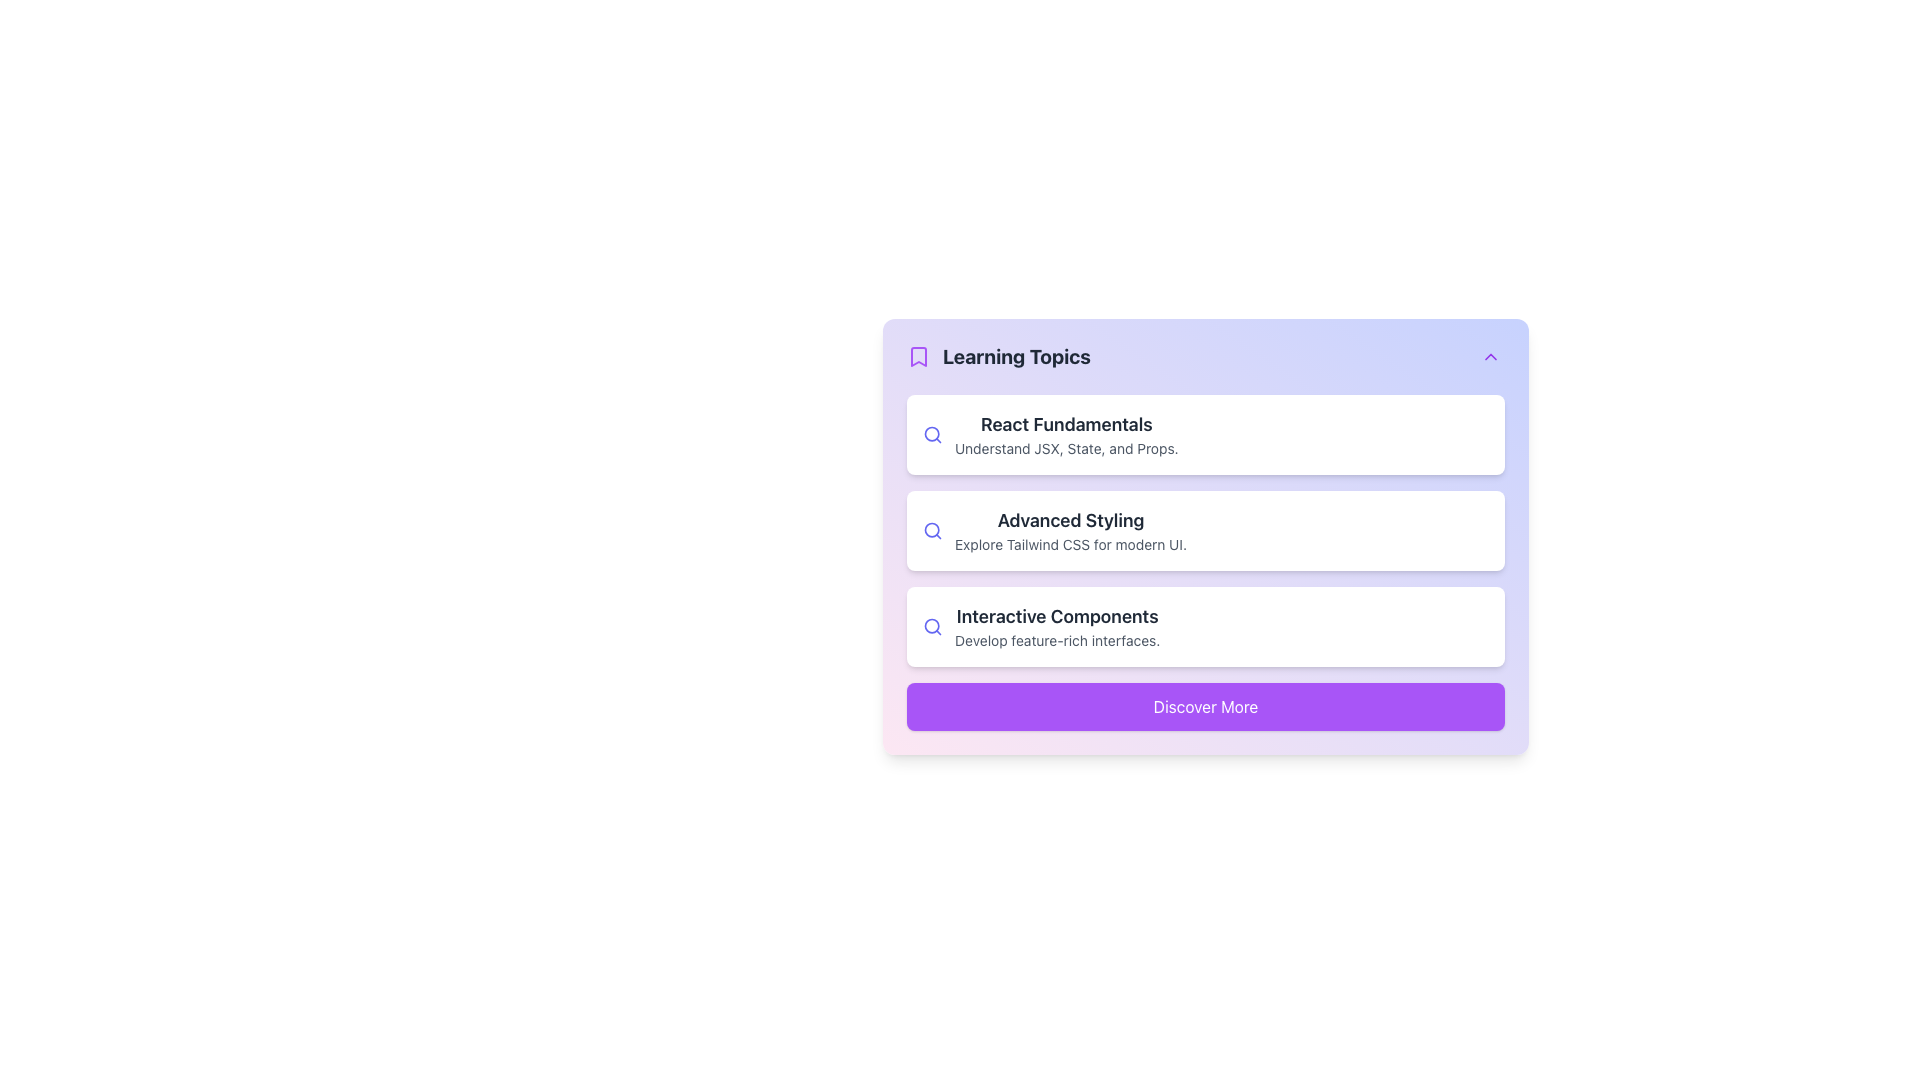 The image size is (1920, 1080). What do you see at coordinates (931, 530) in the screenshot?
I see `the search icon located to the left of the 'Advanced Styling' text within the 'Learning Topics' card-like section` at bounding box center [931, 530].